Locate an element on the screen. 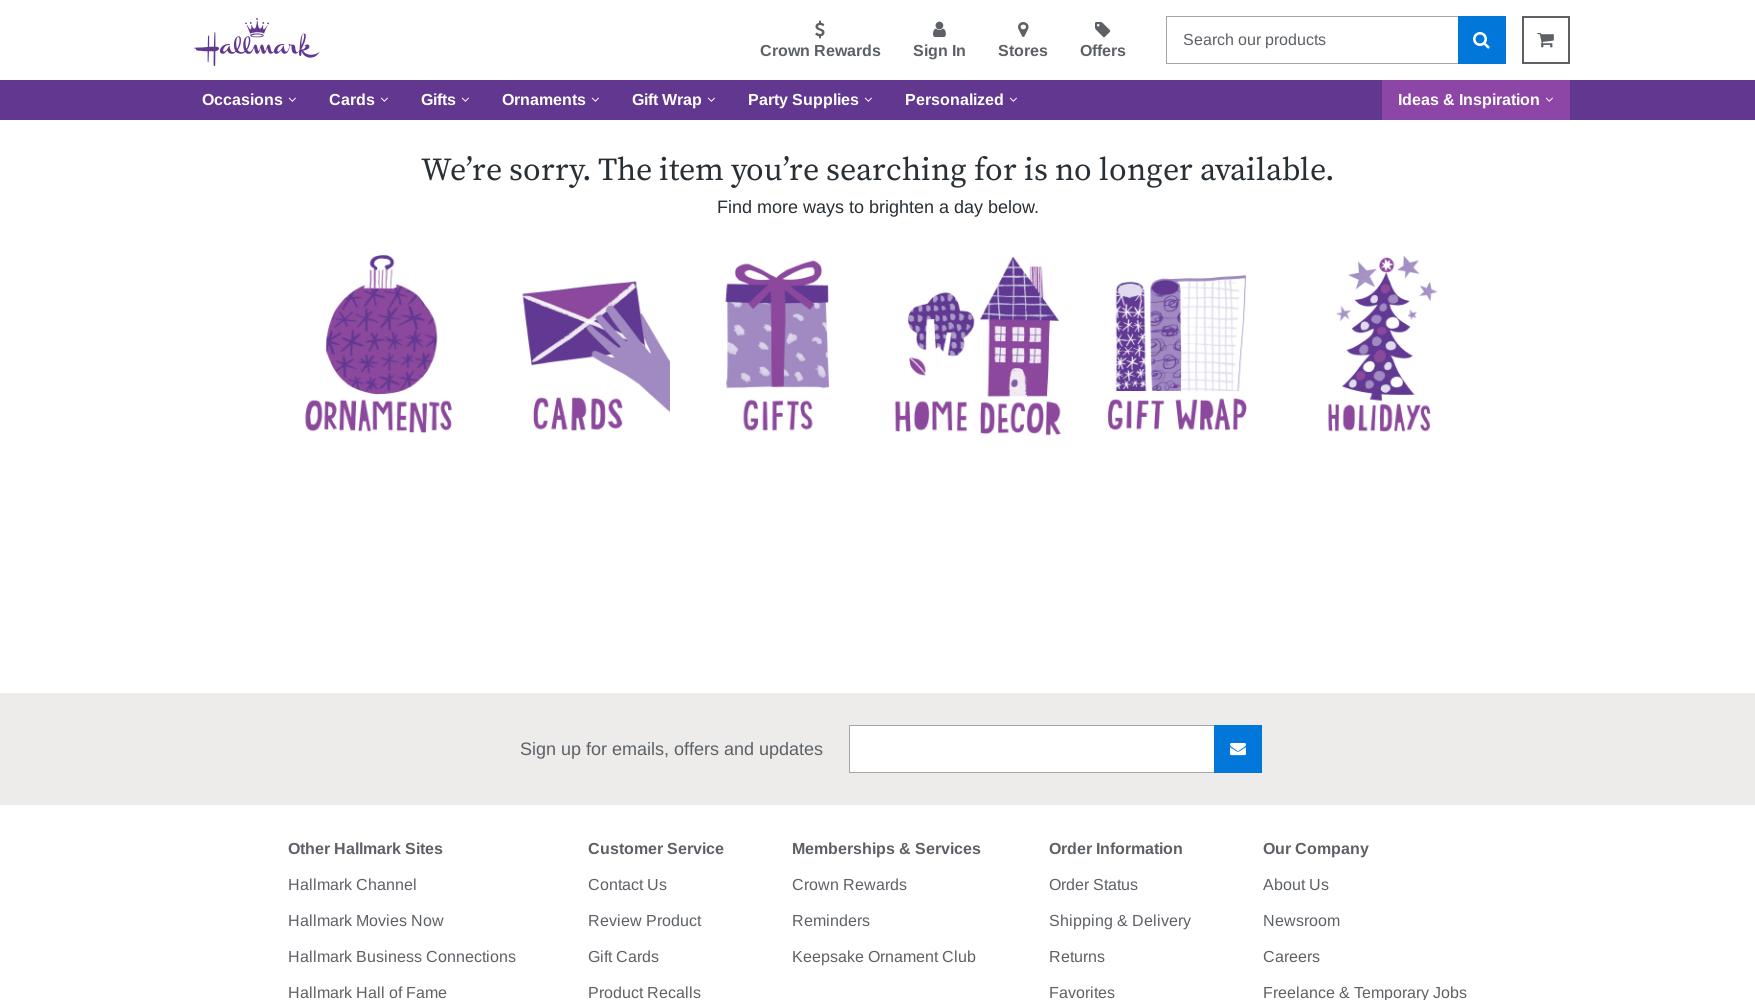 This screenshot has width=1755, height=1000. 'Stores' is located at coordinates (1021, 50).